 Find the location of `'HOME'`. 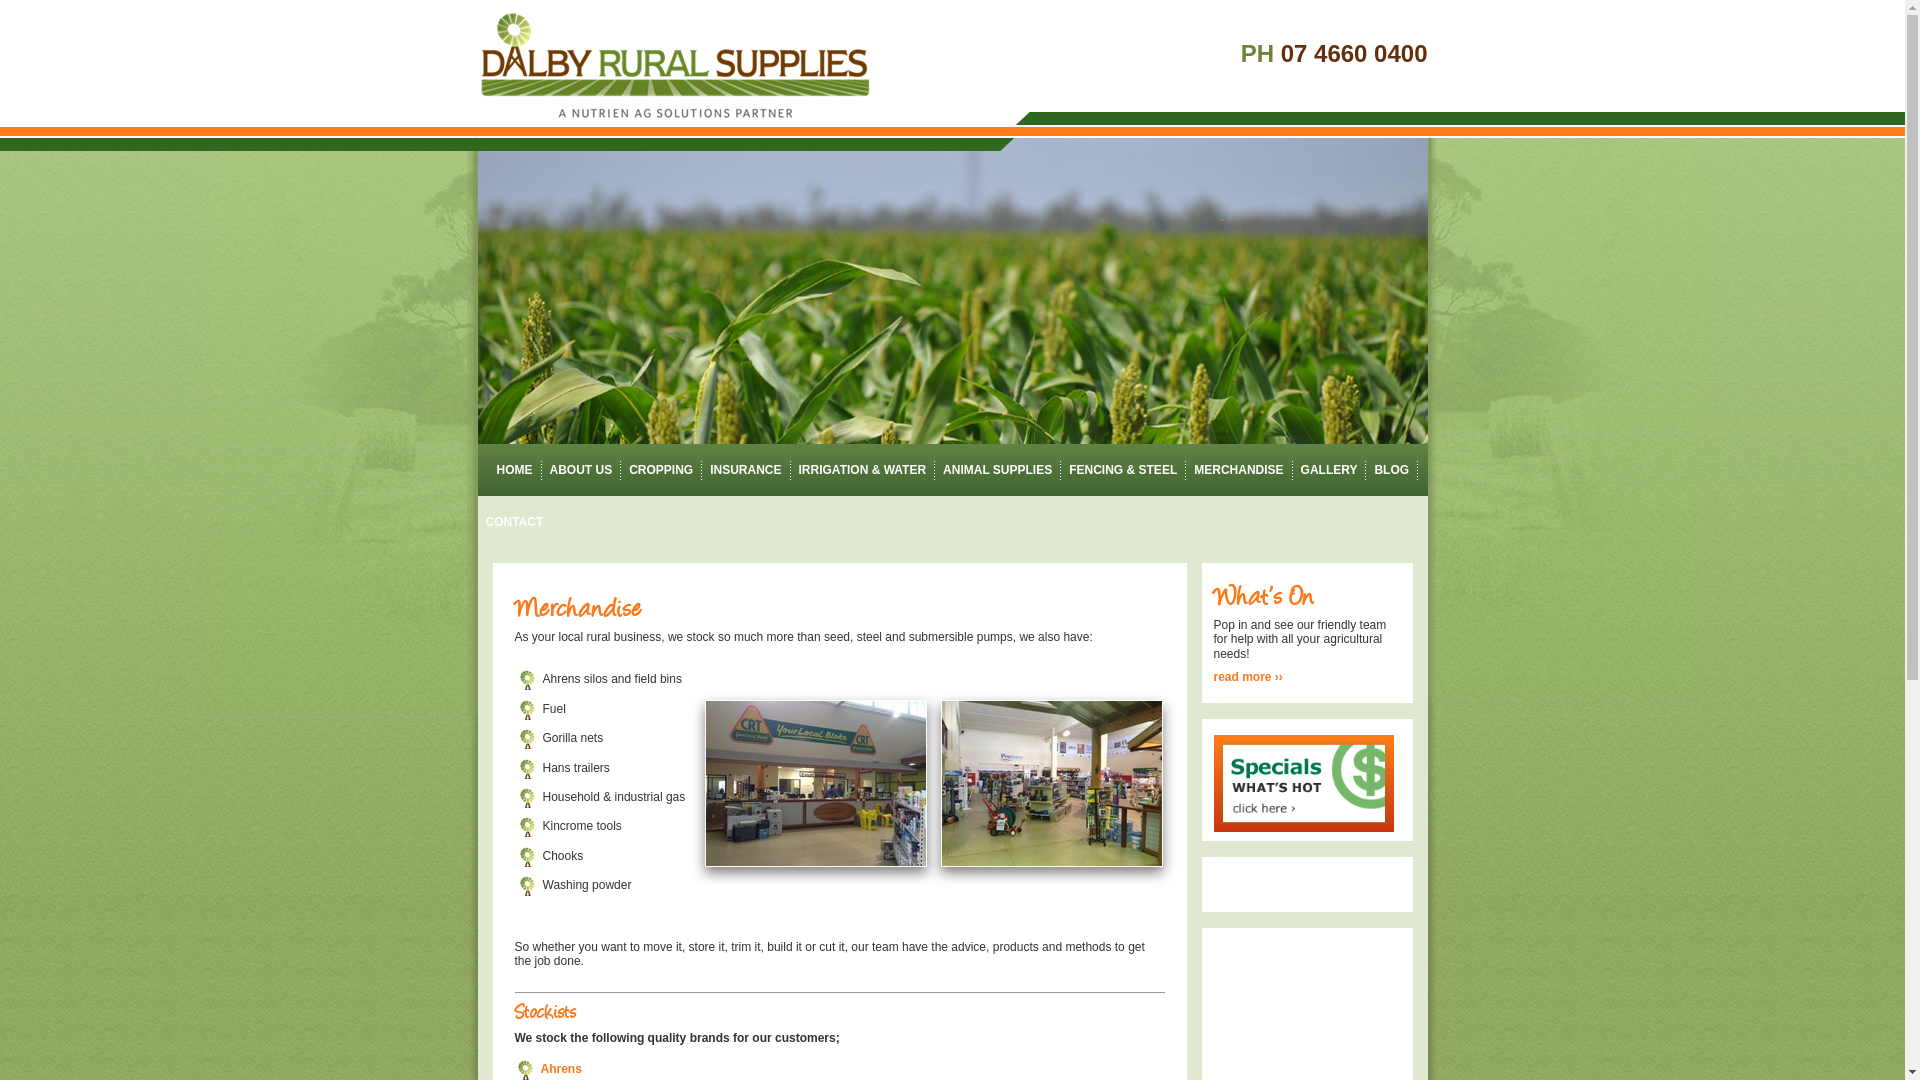

'HOME' is located at coordinates (509, 470).